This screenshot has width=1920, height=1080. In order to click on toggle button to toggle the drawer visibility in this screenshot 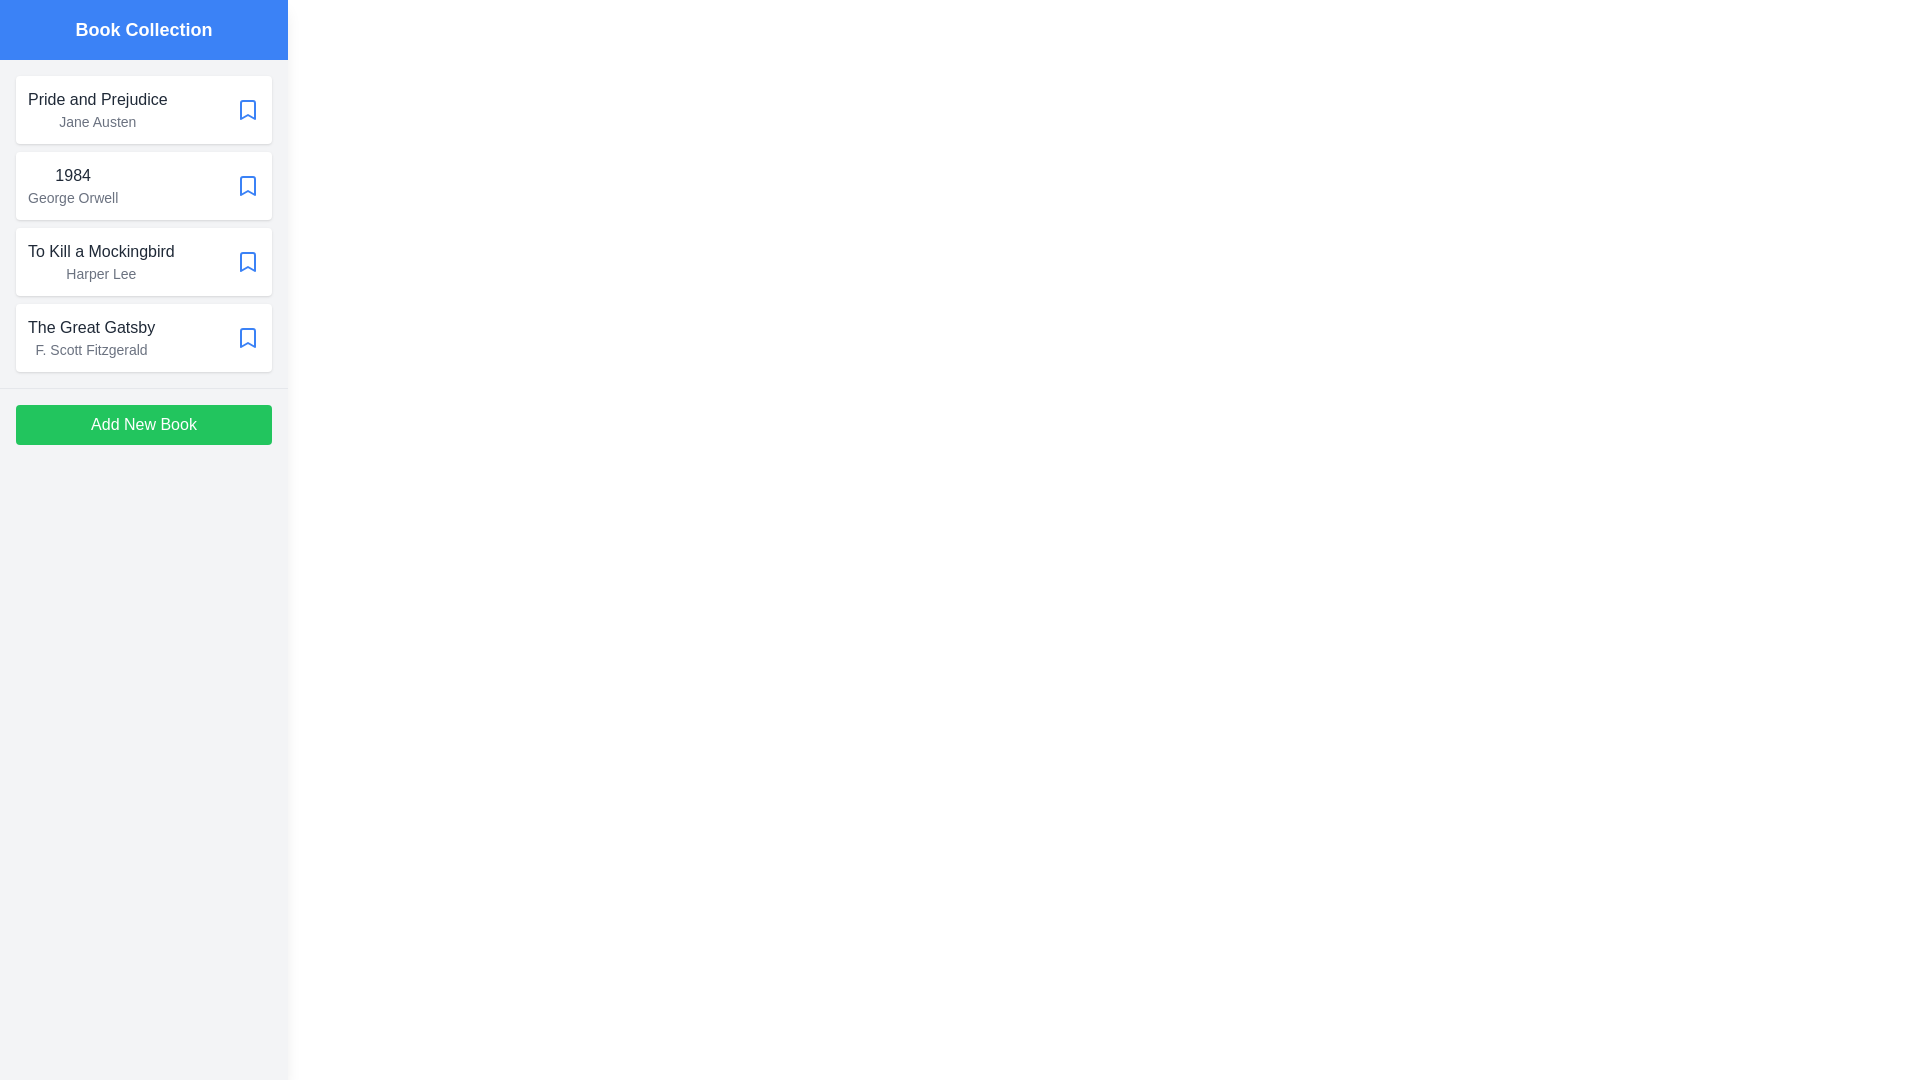, I will do `click(39, 39)`.